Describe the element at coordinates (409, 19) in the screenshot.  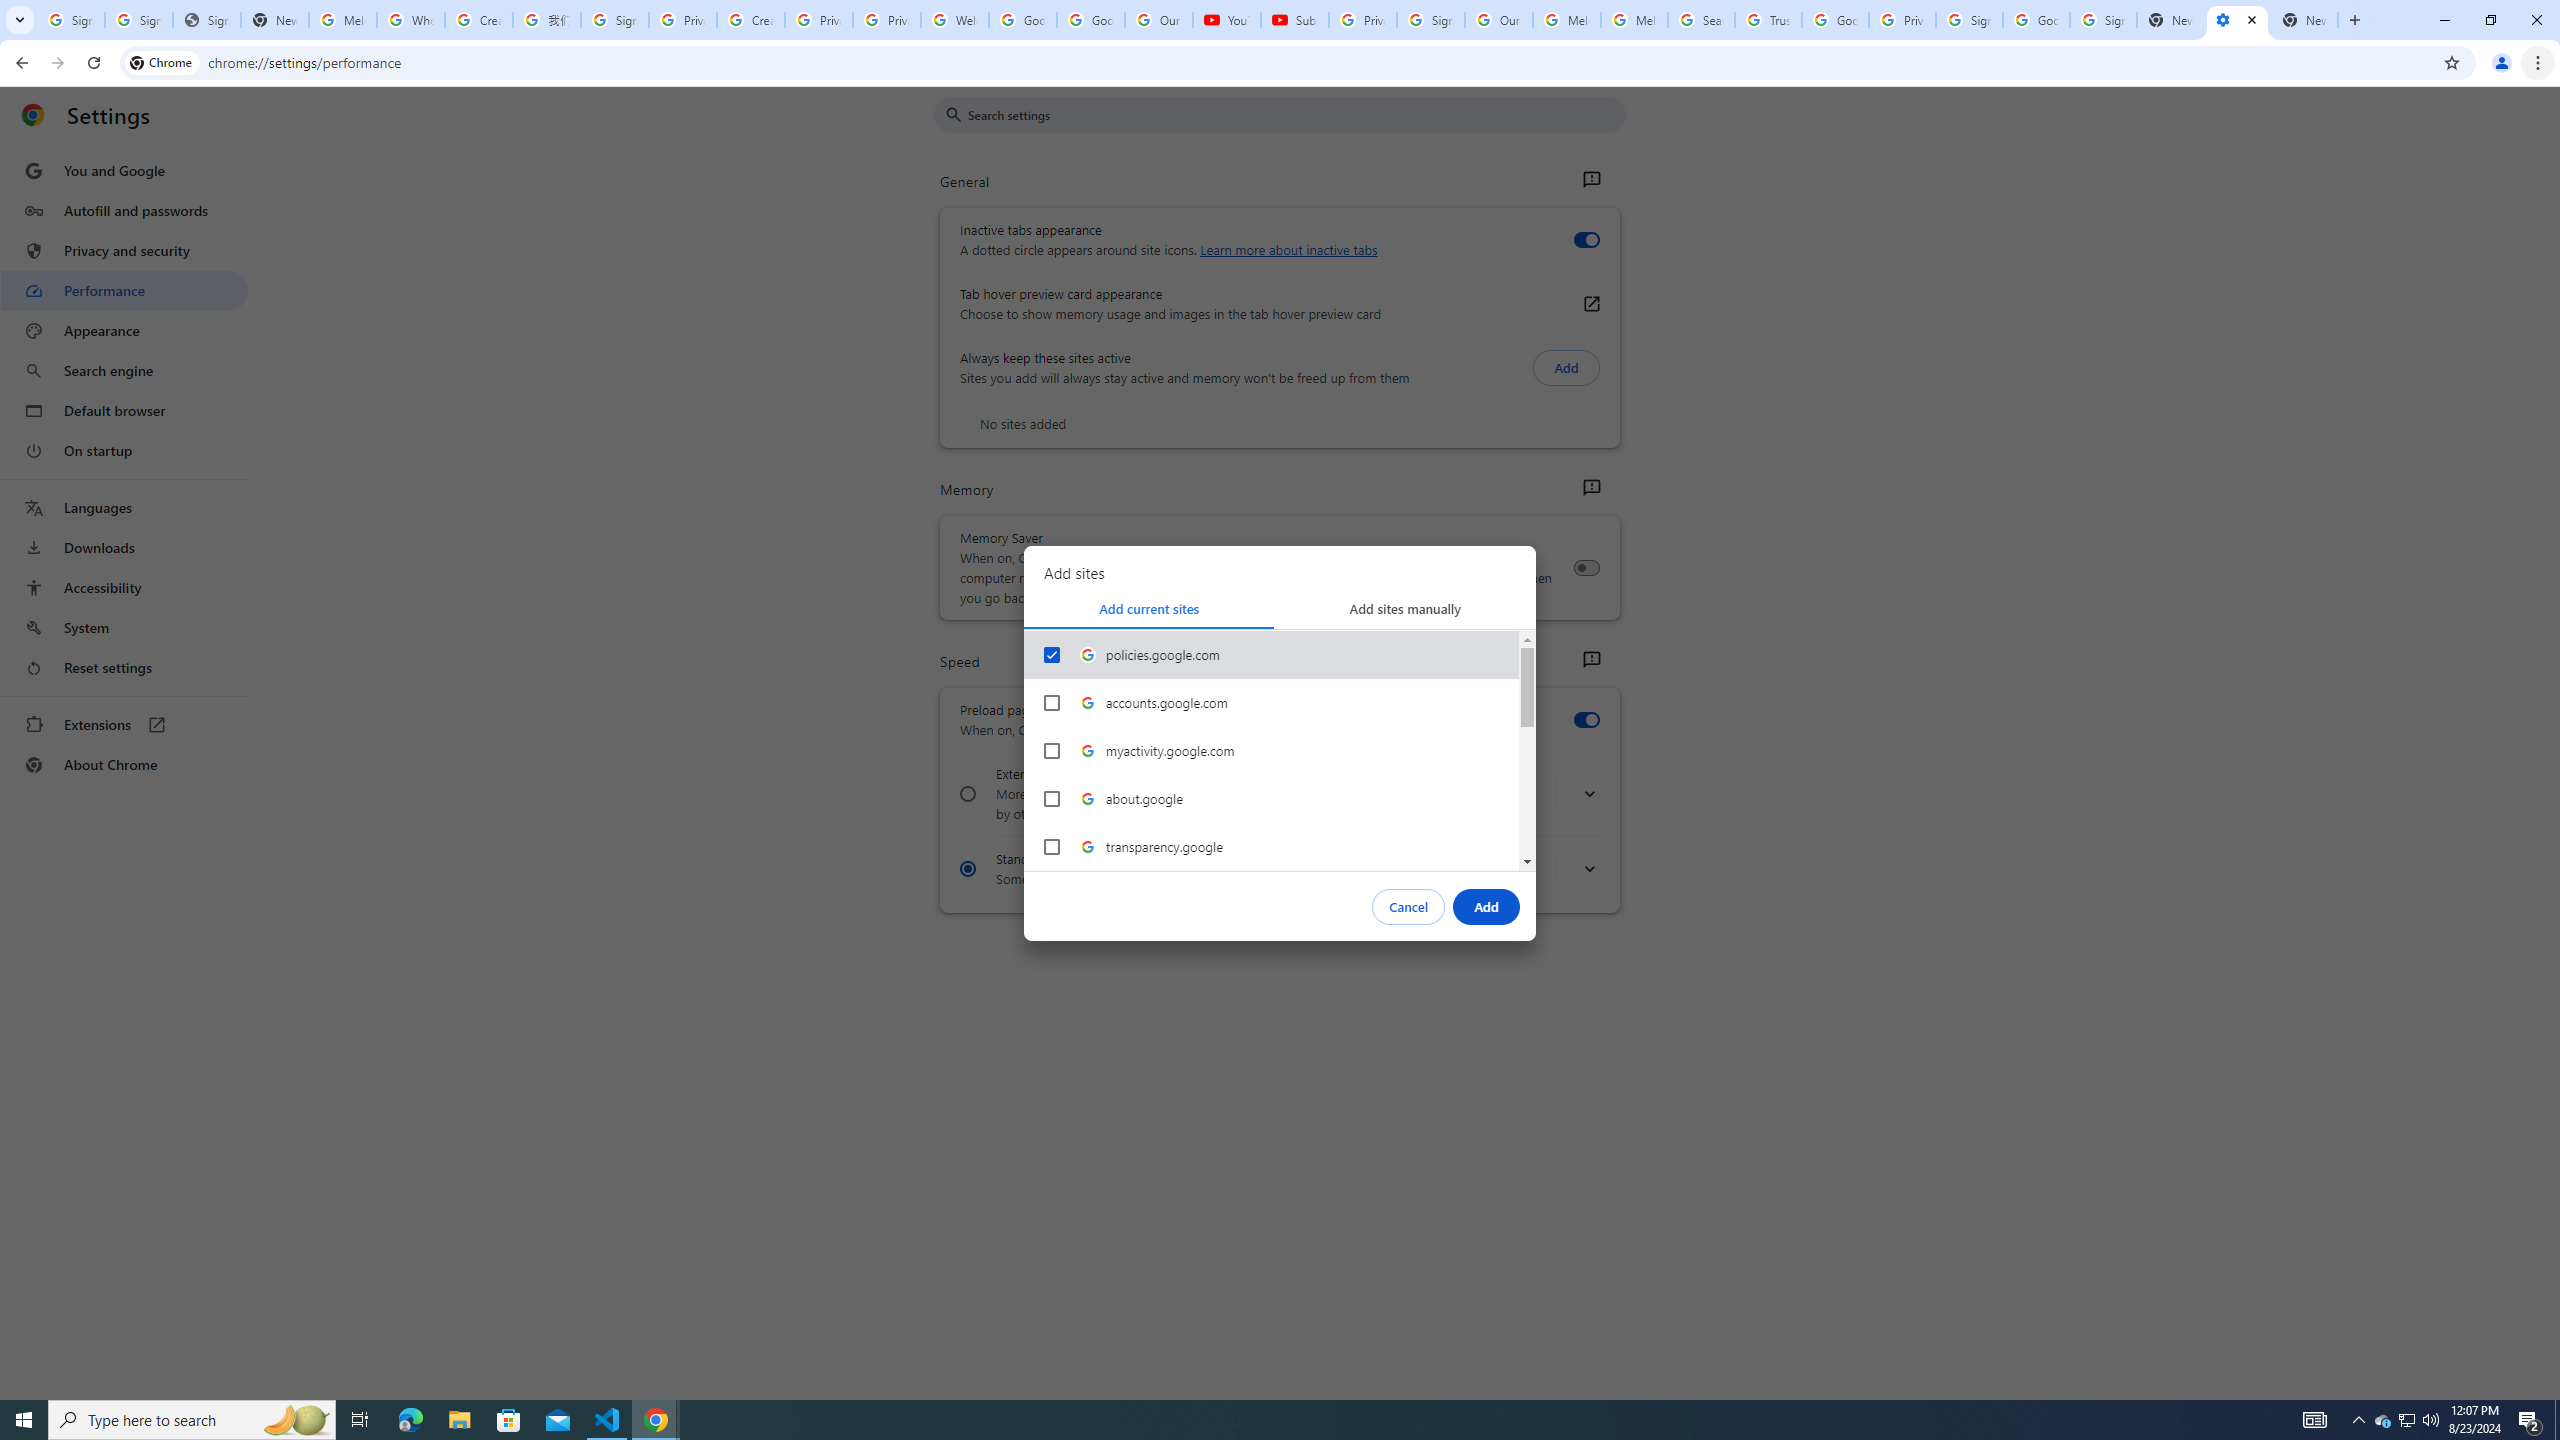
I see `'Who is my administrator? - Google Account Help'` at that location.